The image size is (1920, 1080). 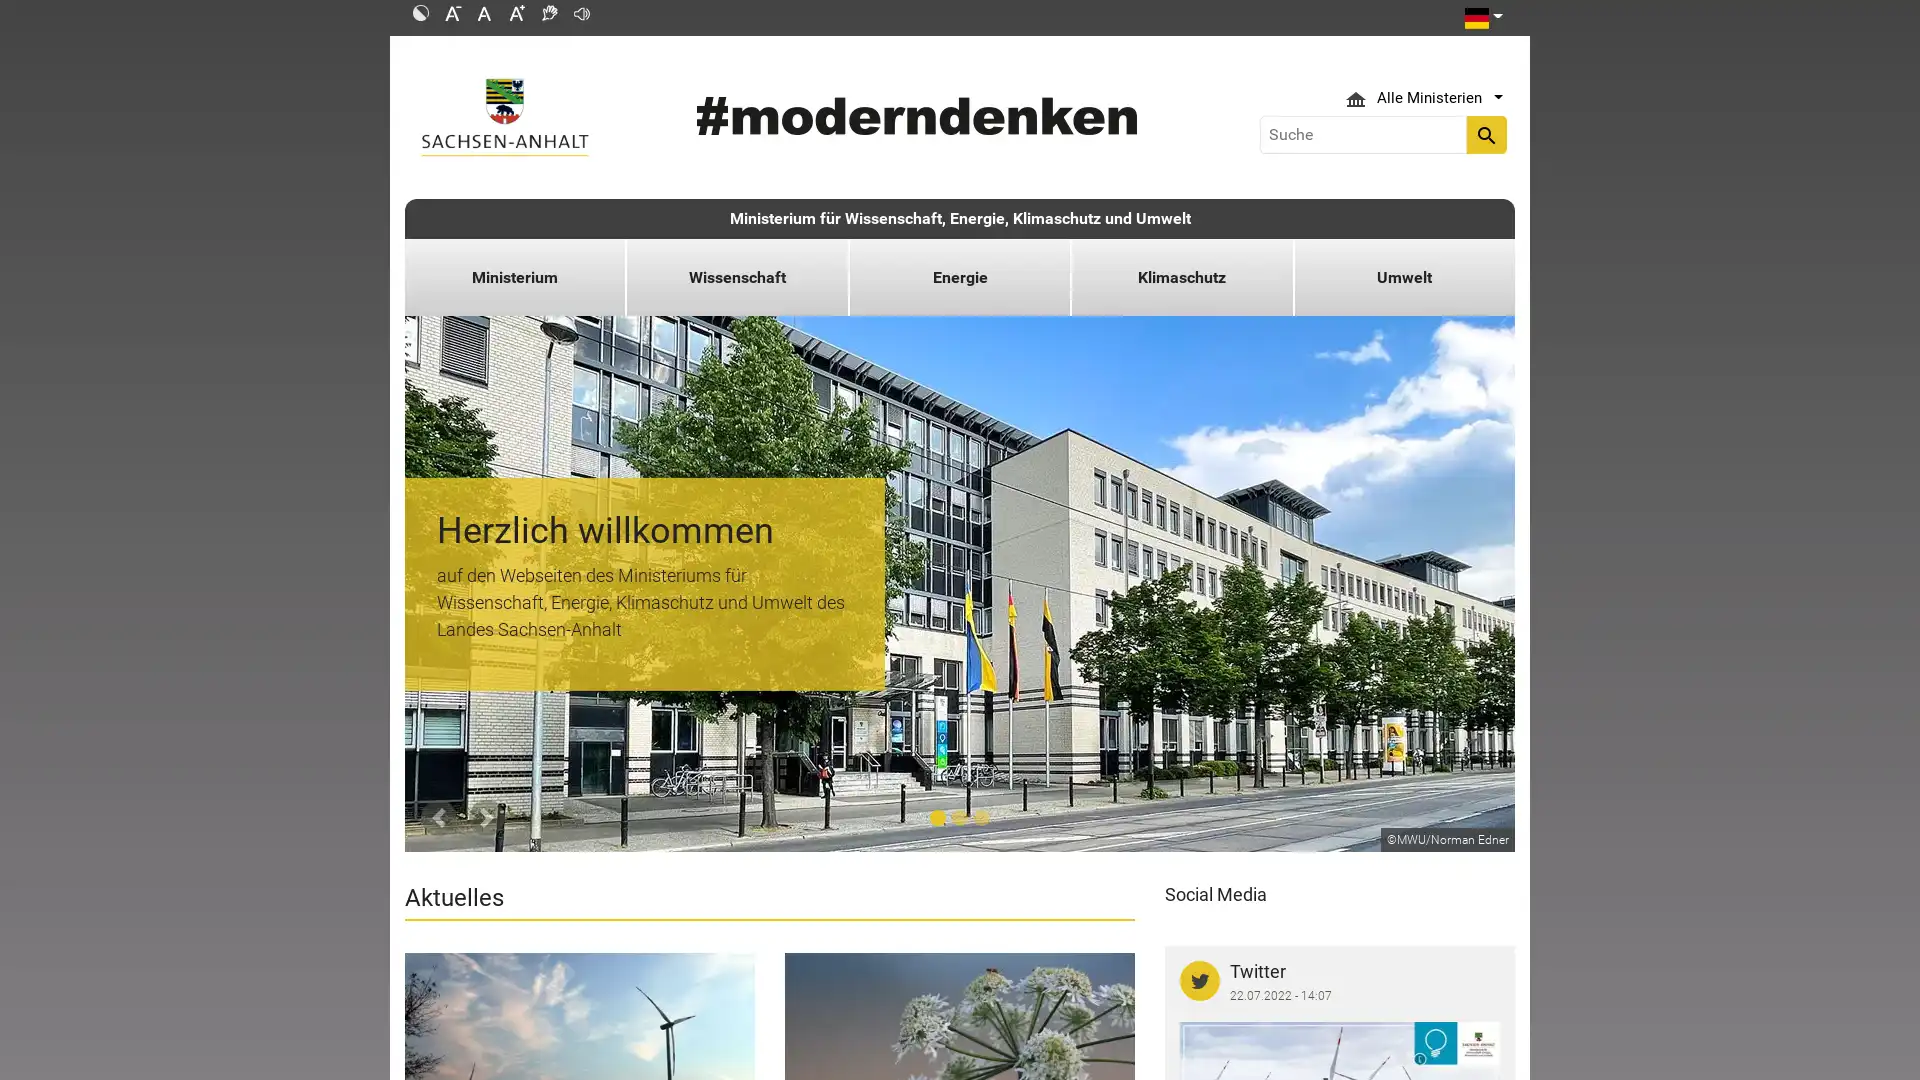 I want to click on Readspeaker: Mit dieser Funktion konnen Sie den Text dieser Seite anhoren., so click(x=580, y=12).